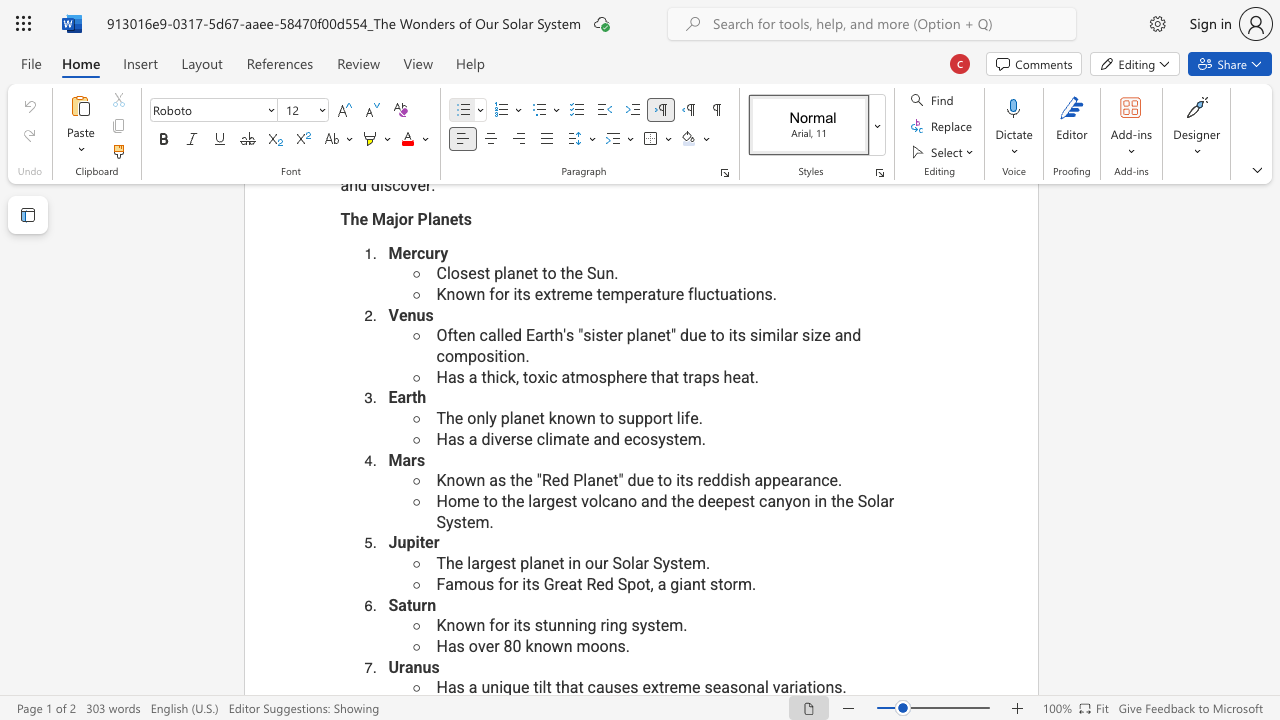 The width and height of the screenshot is (1280, 720). I want to click on the space between the continuous character "o" and "n" in the text, so click(801, 500).